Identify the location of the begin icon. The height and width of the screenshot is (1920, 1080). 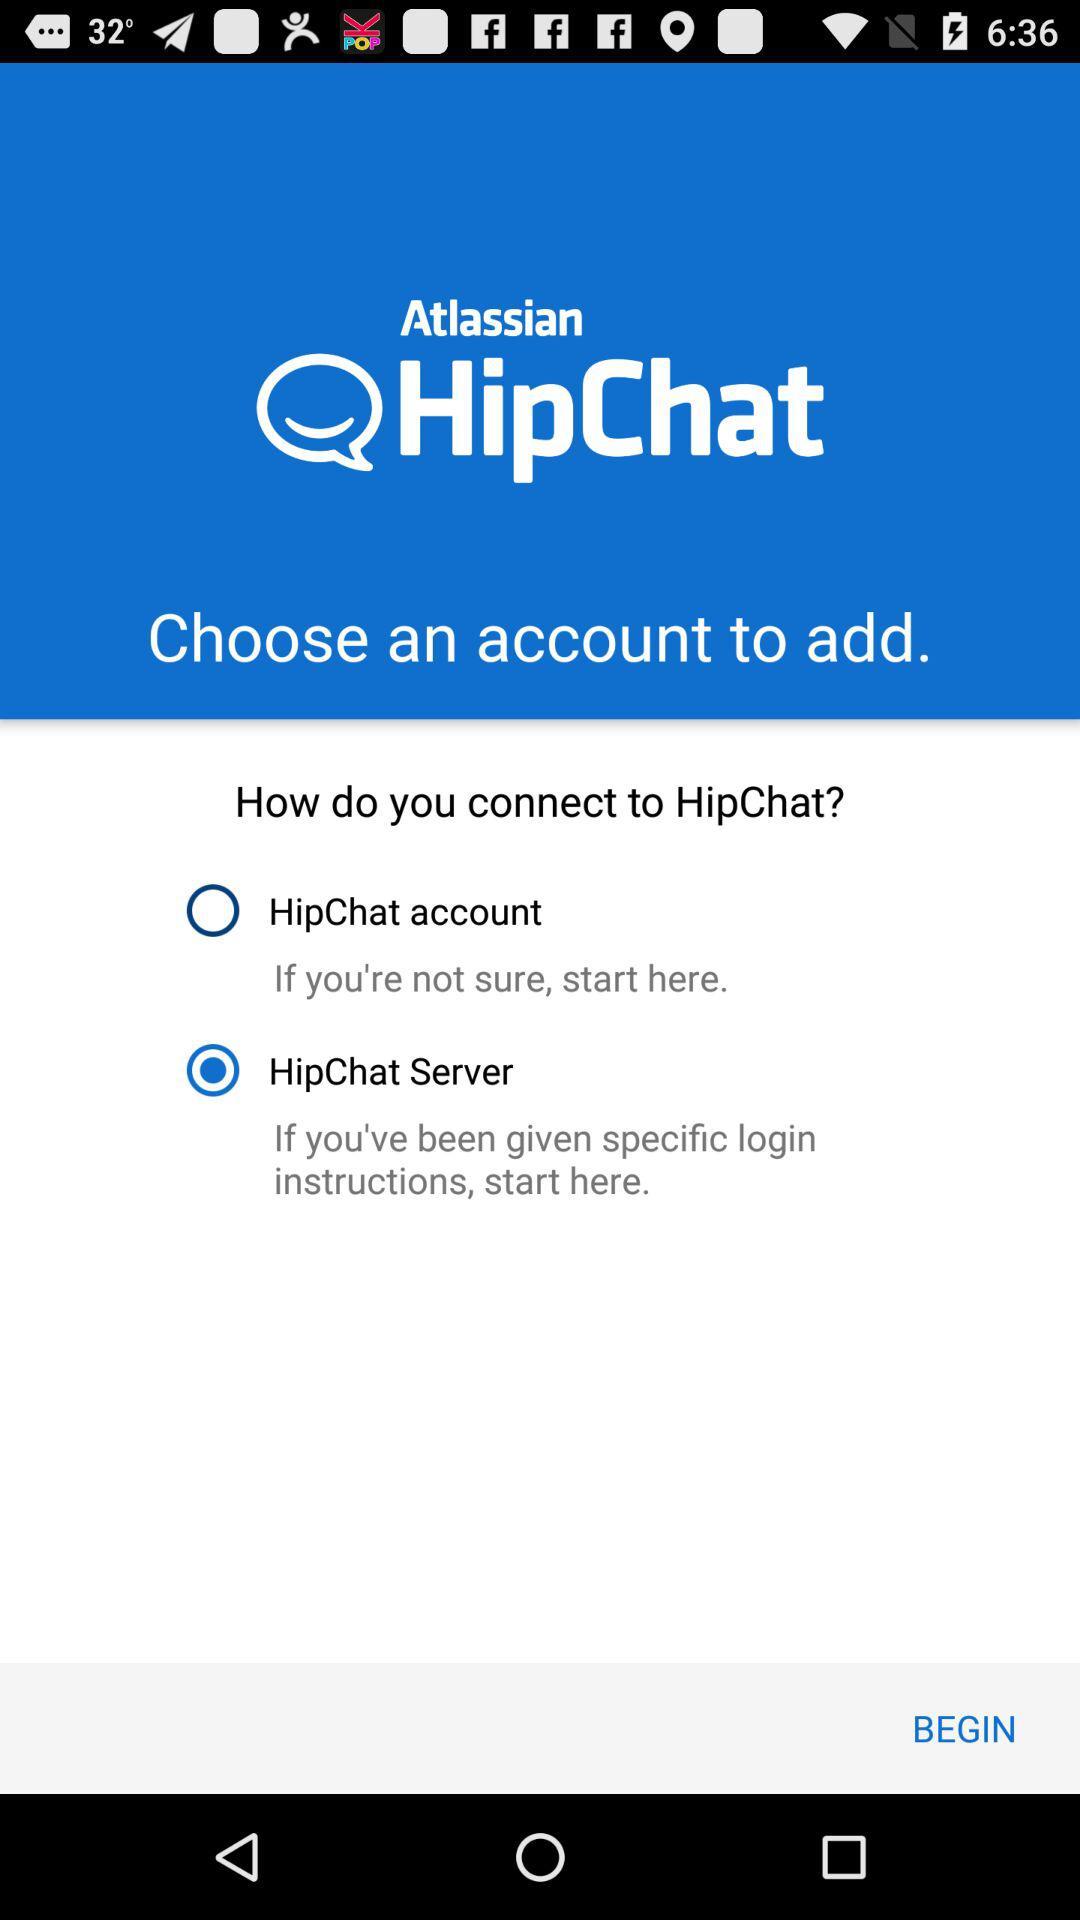
(963, 1727).